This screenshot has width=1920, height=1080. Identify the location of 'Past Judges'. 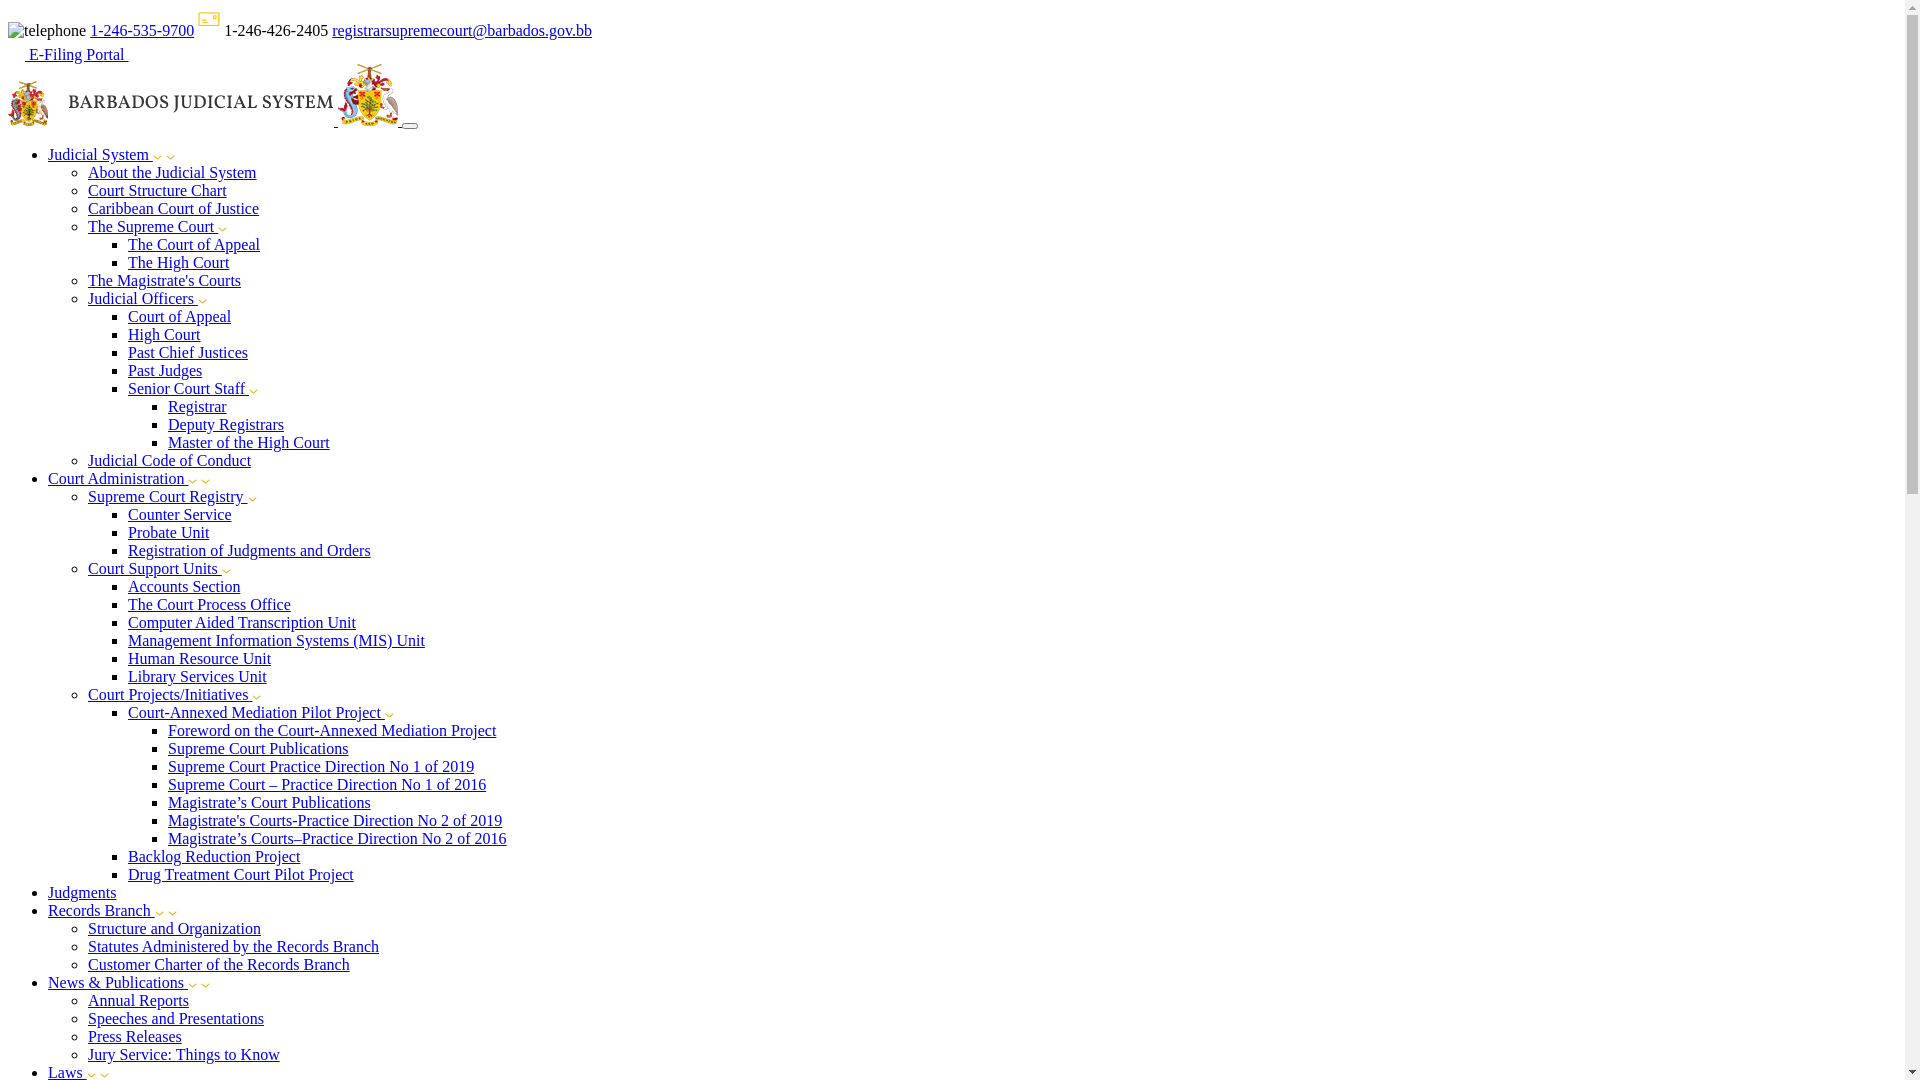
(164, 370).